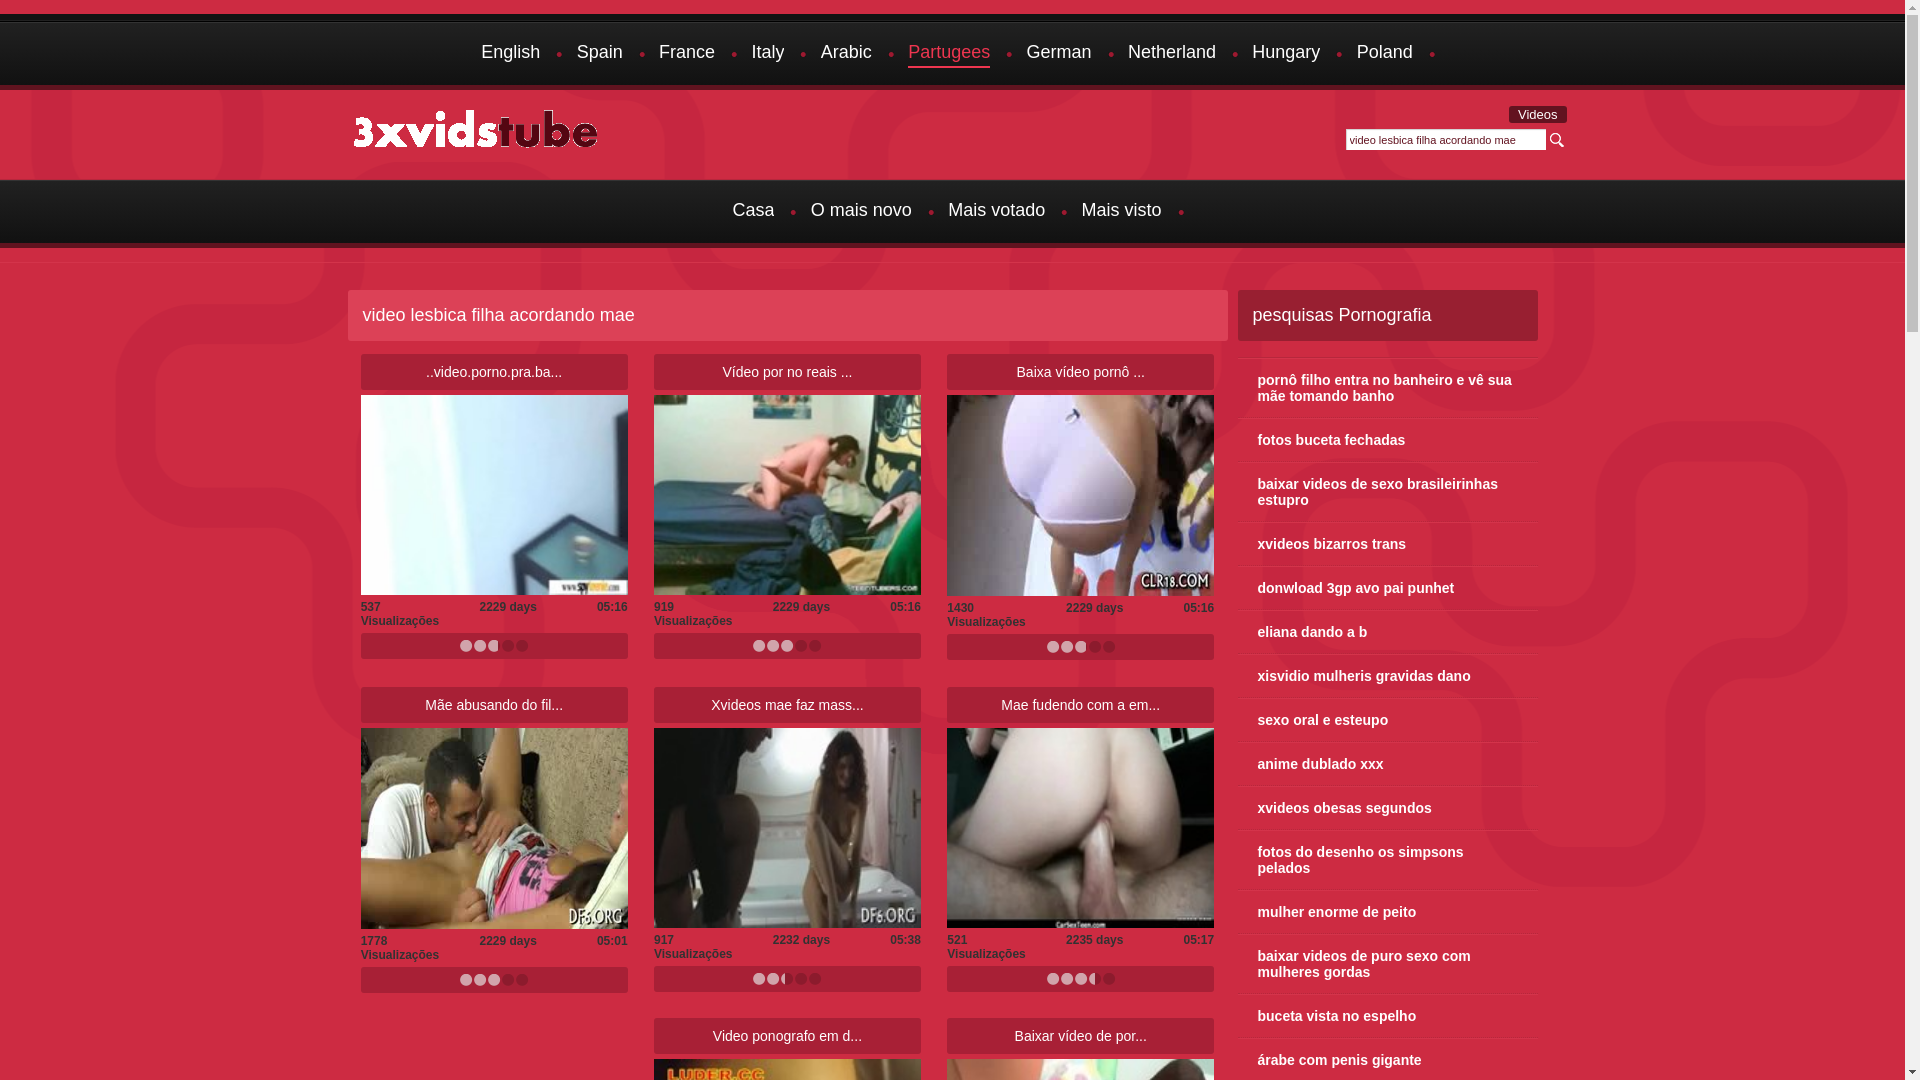 Image resolution: width=1920 pixels, height=1080 pixels. I want to click on 'eliana dando a b', so click(1386, 632).